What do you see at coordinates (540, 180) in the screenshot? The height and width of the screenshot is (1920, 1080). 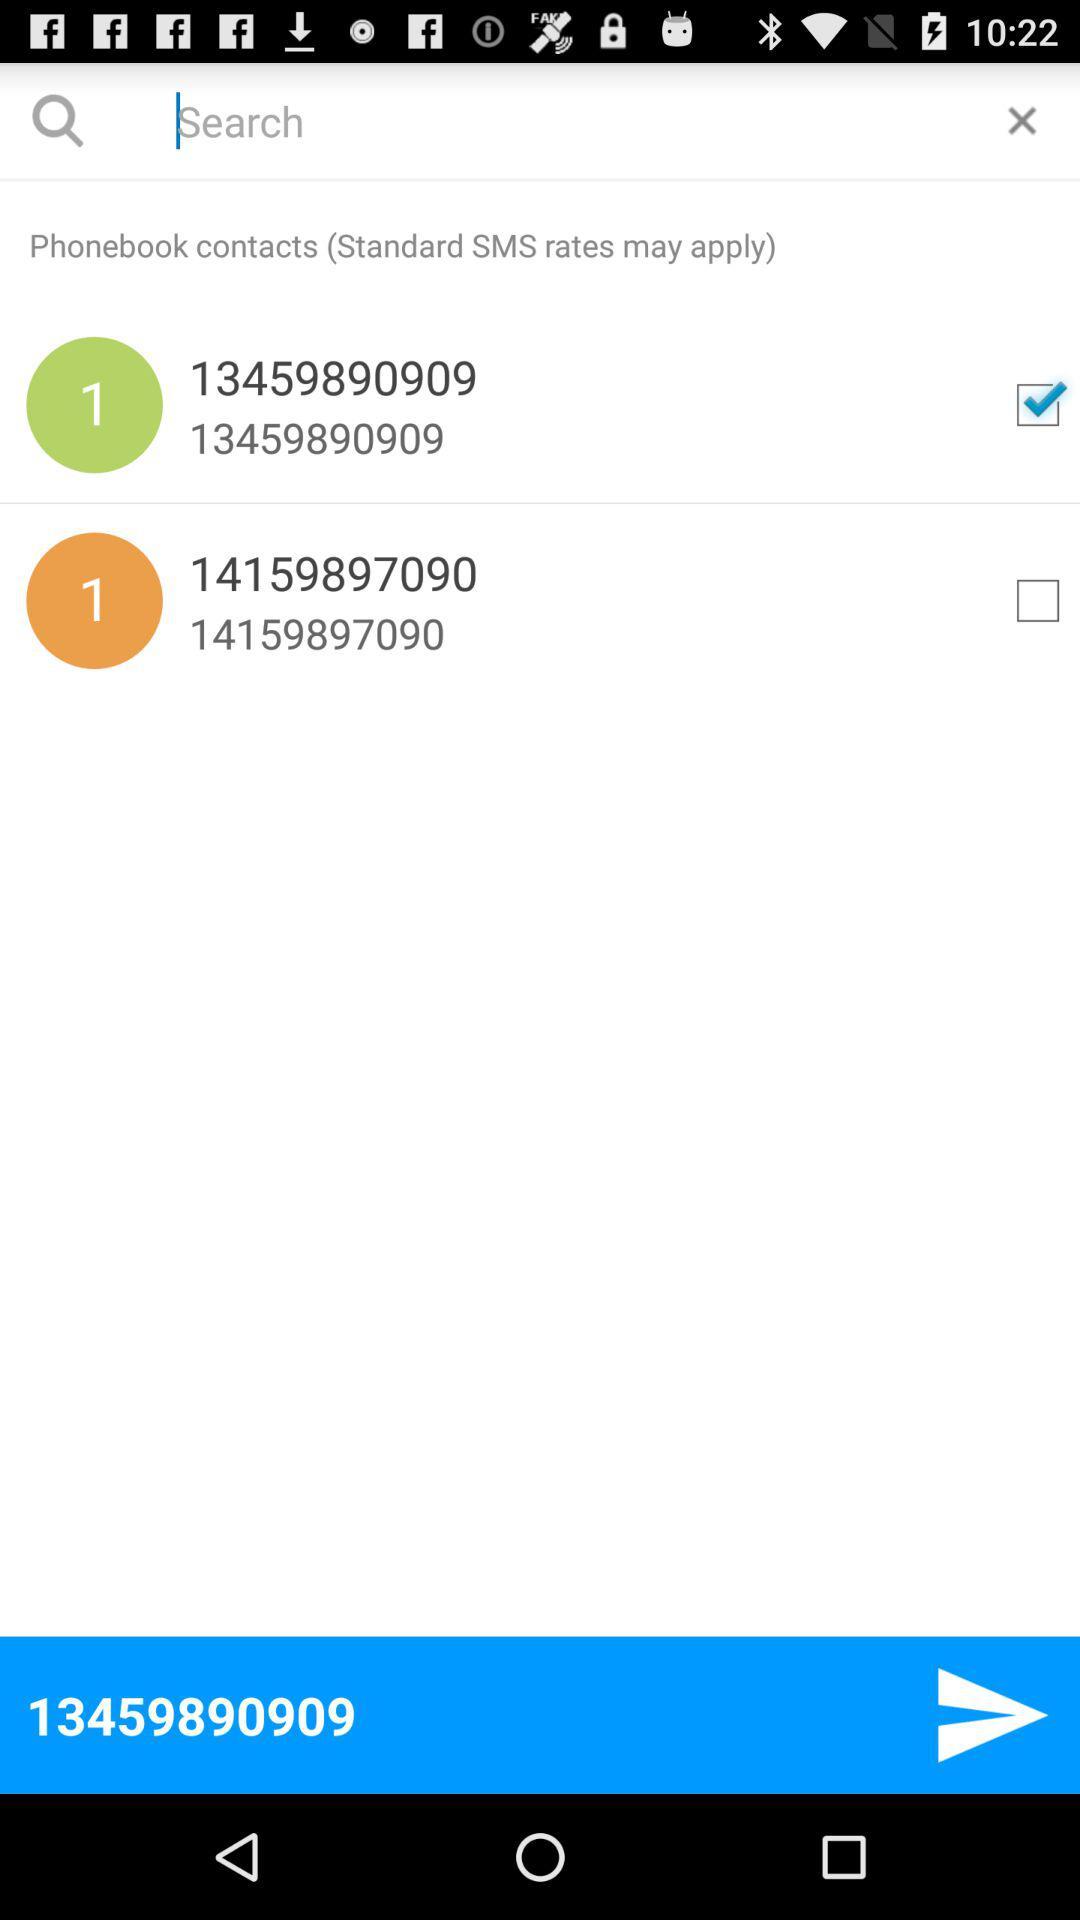 I see `icon above phonebook contacts standard` at bounding box center [540, 180].